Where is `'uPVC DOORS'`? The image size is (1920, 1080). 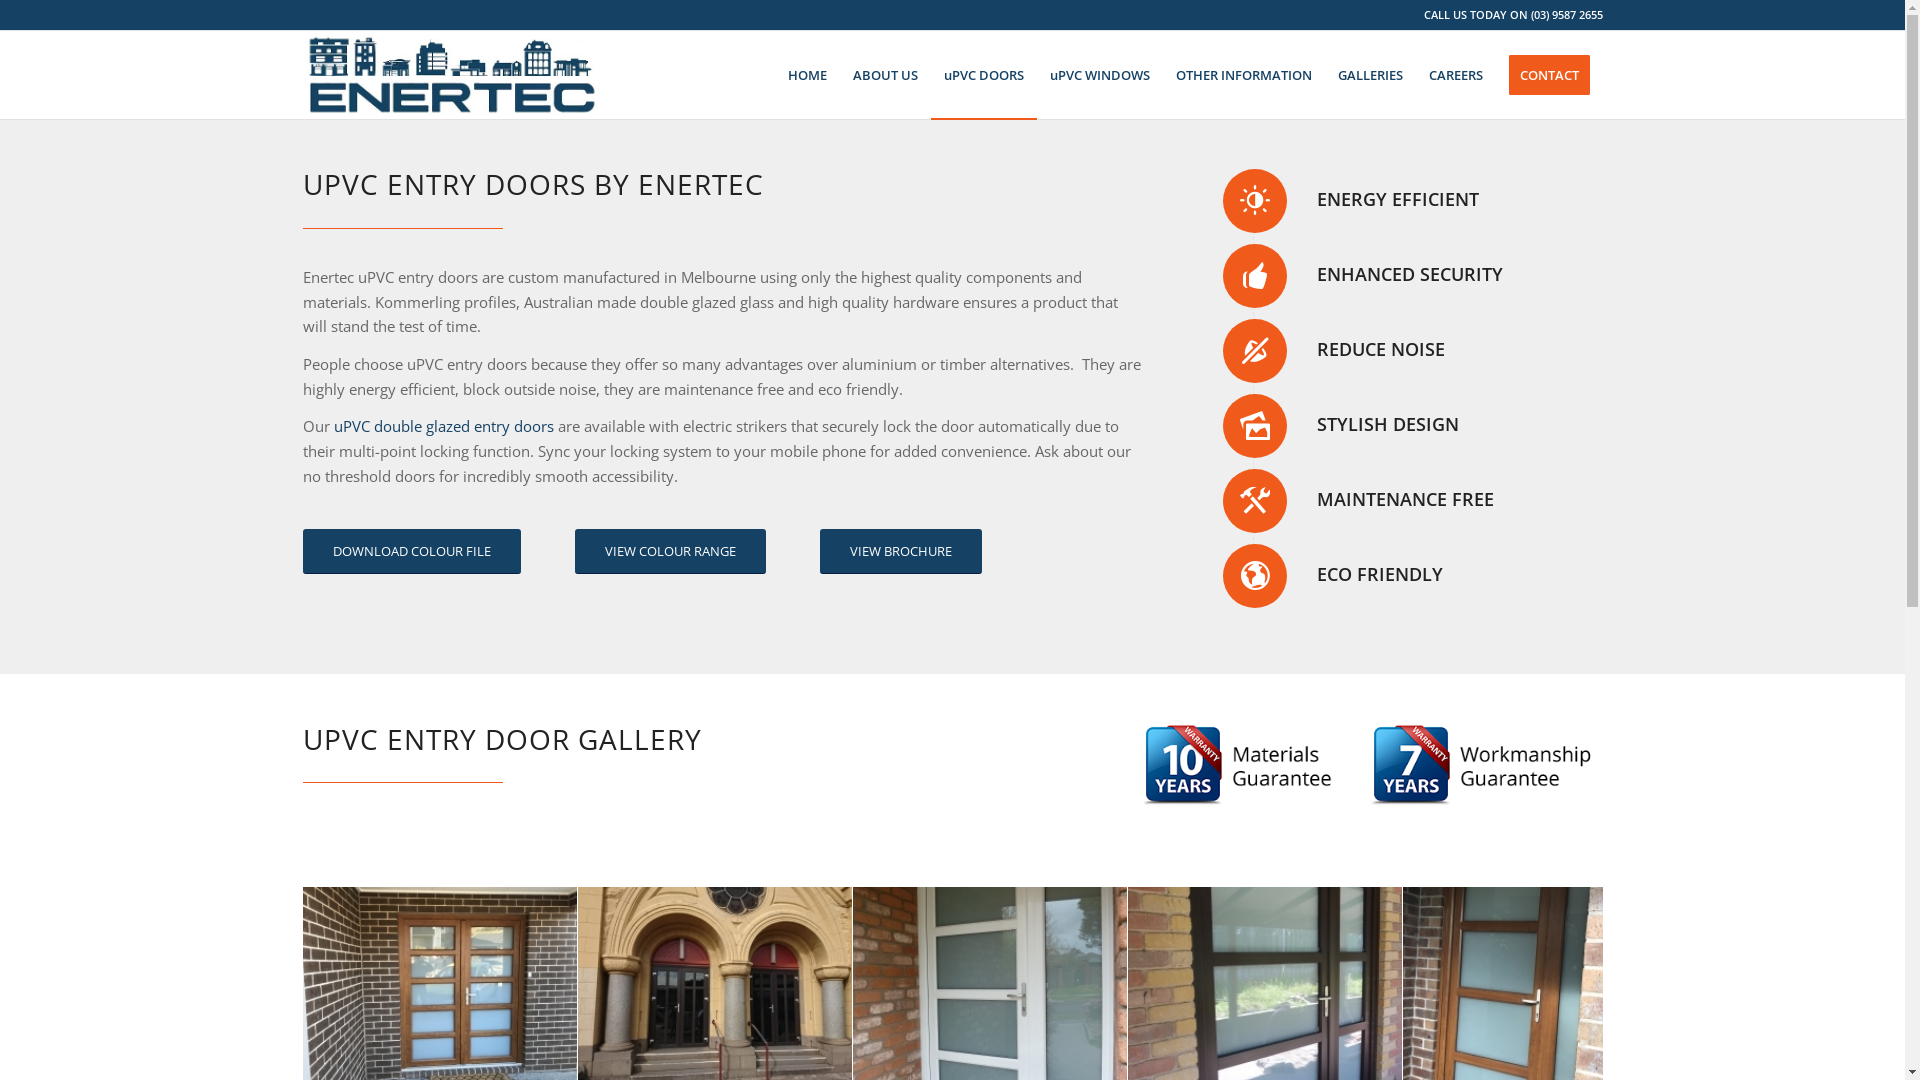 'uPVC DOORS' is located at coordinates (983, 73).